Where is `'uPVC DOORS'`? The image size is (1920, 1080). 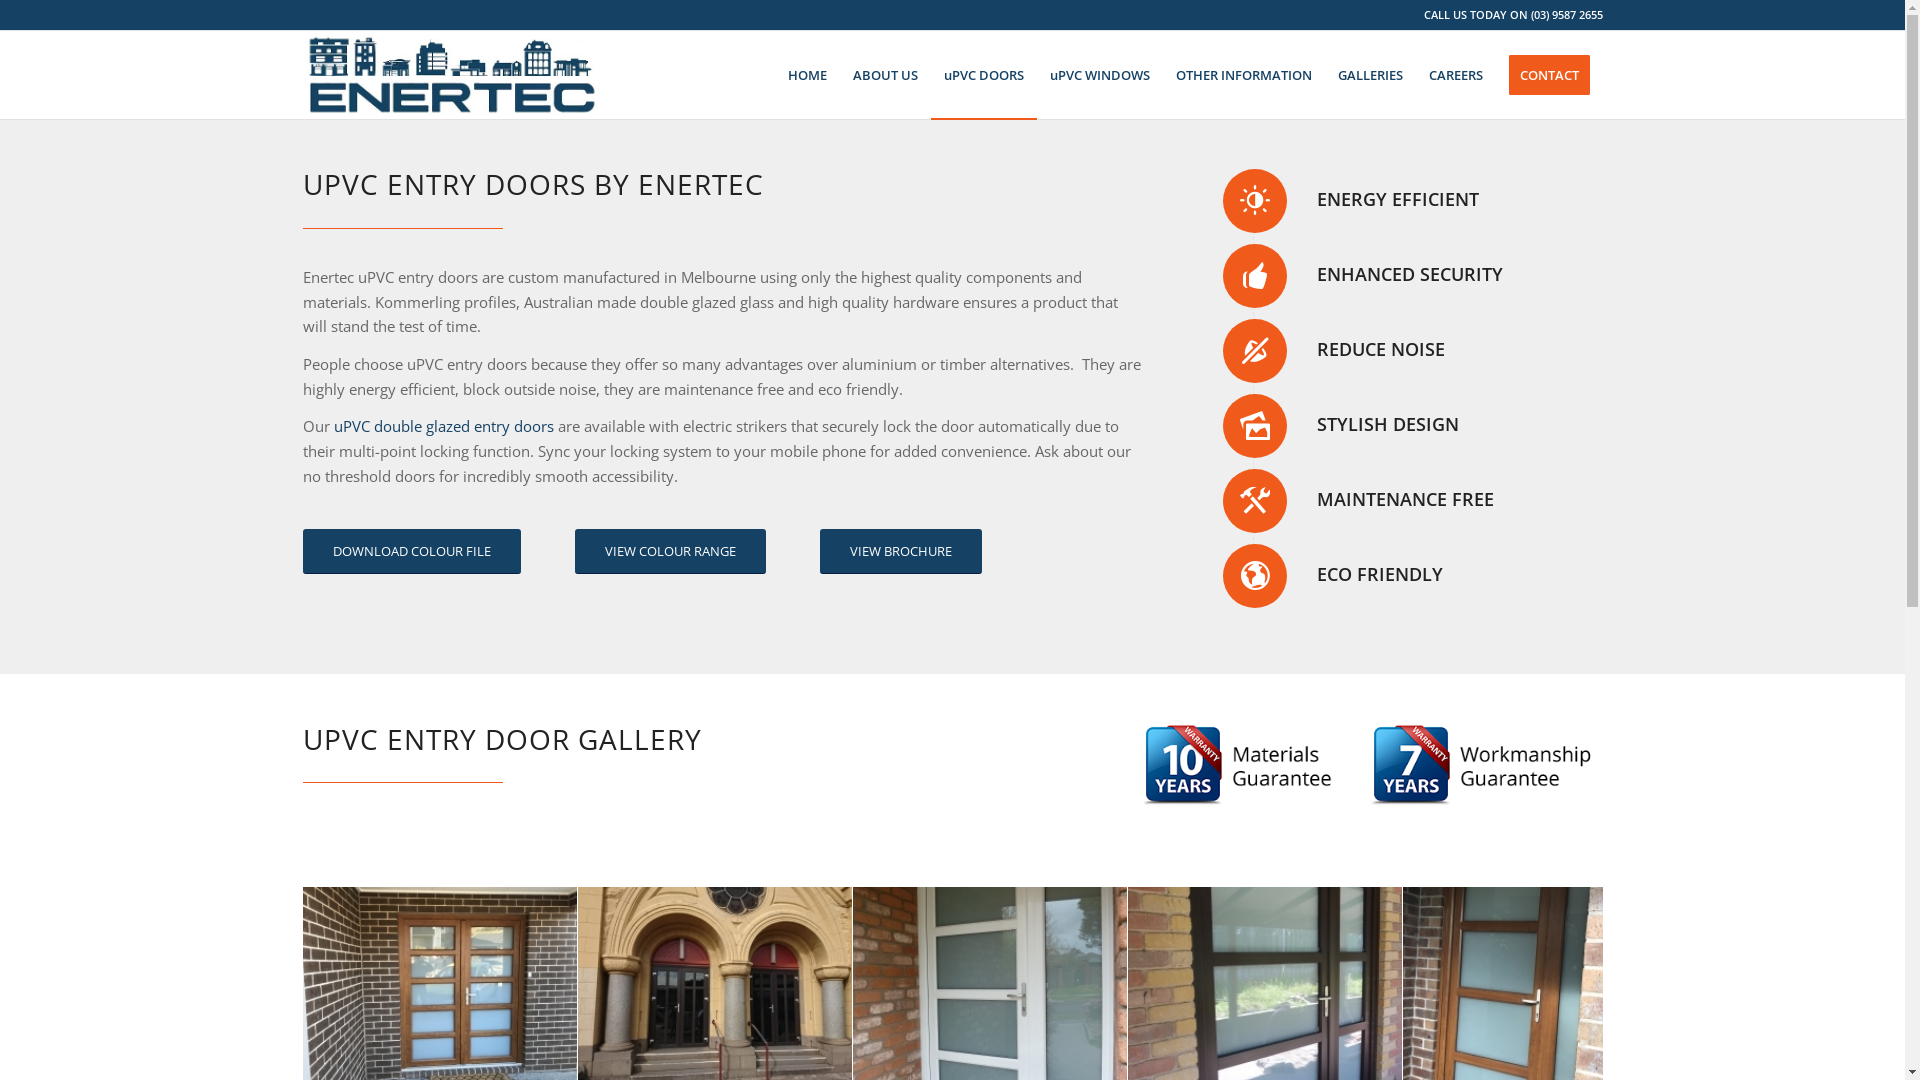 'uPVC DOORS' is located at coordinates (983, 73).